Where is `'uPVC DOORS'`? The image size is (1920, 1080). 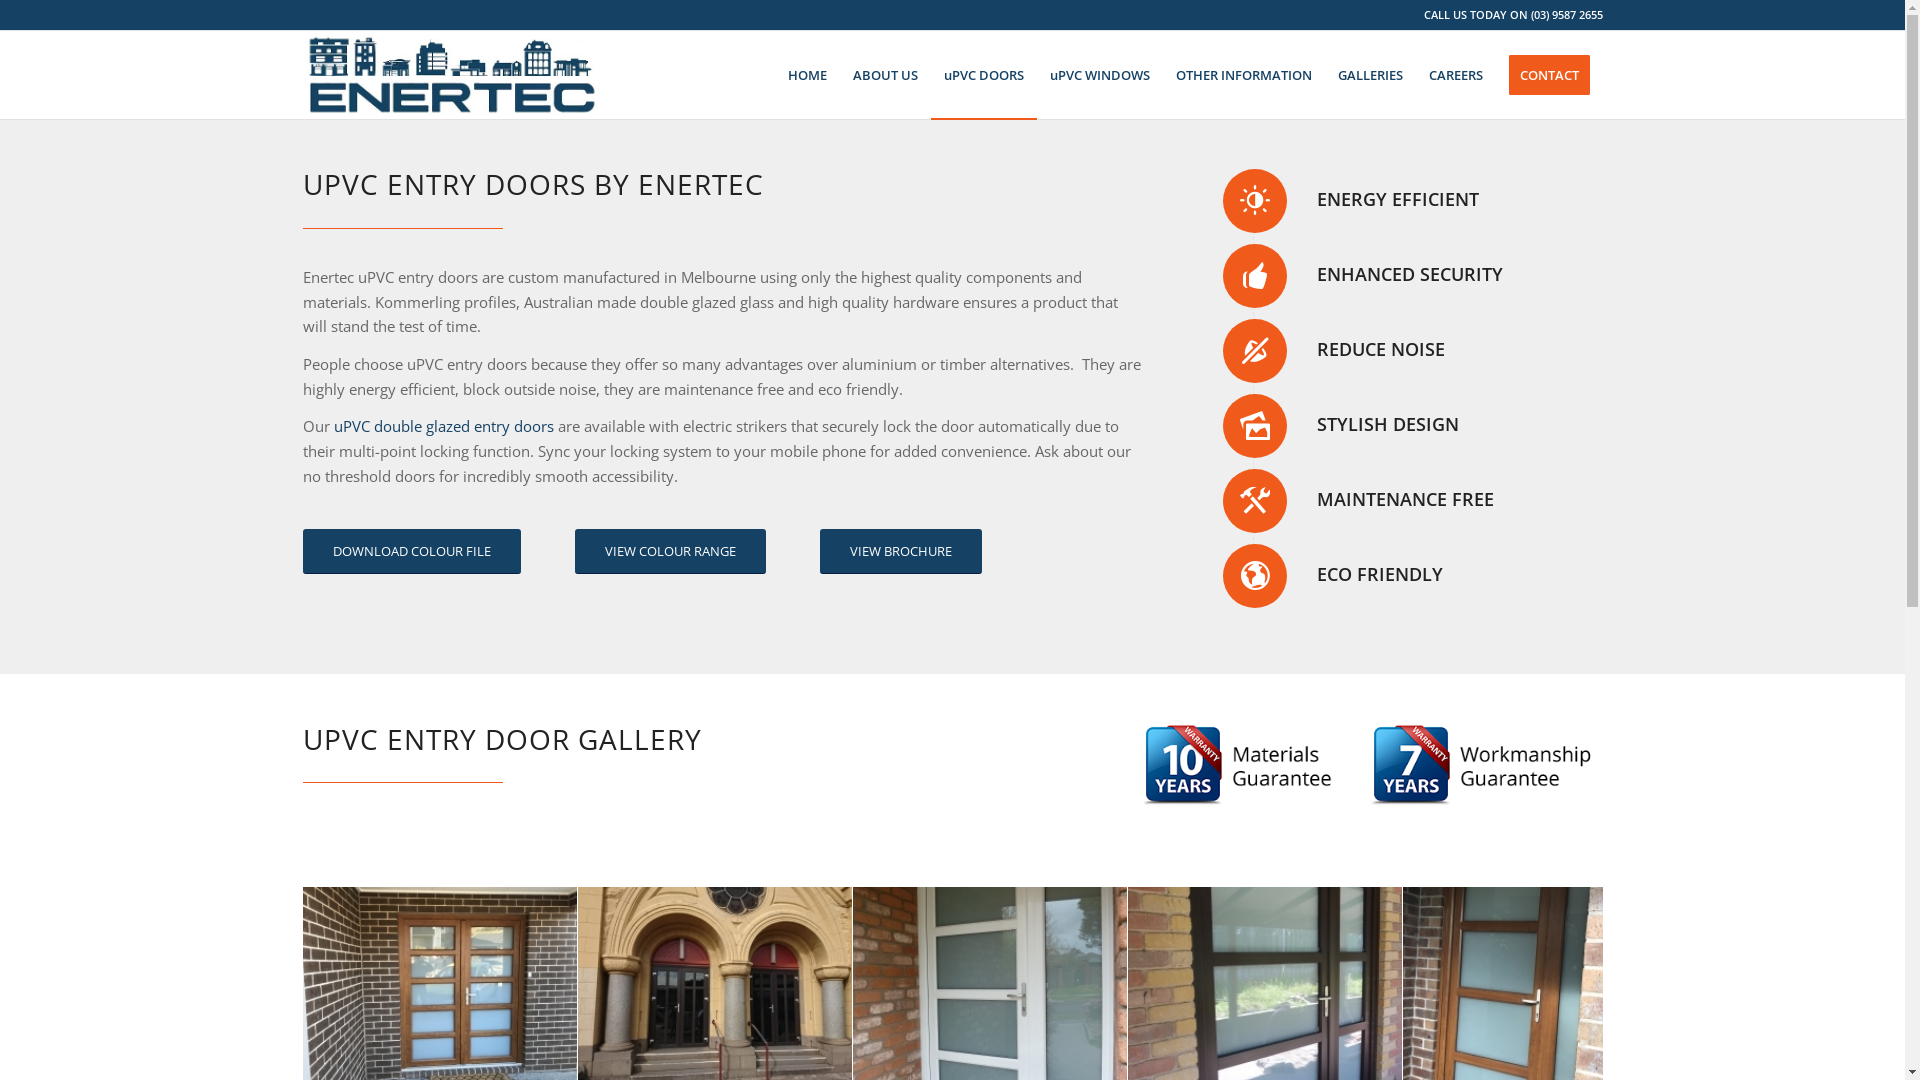 'uPVC DOORS' is located at coordinates (983, 73).